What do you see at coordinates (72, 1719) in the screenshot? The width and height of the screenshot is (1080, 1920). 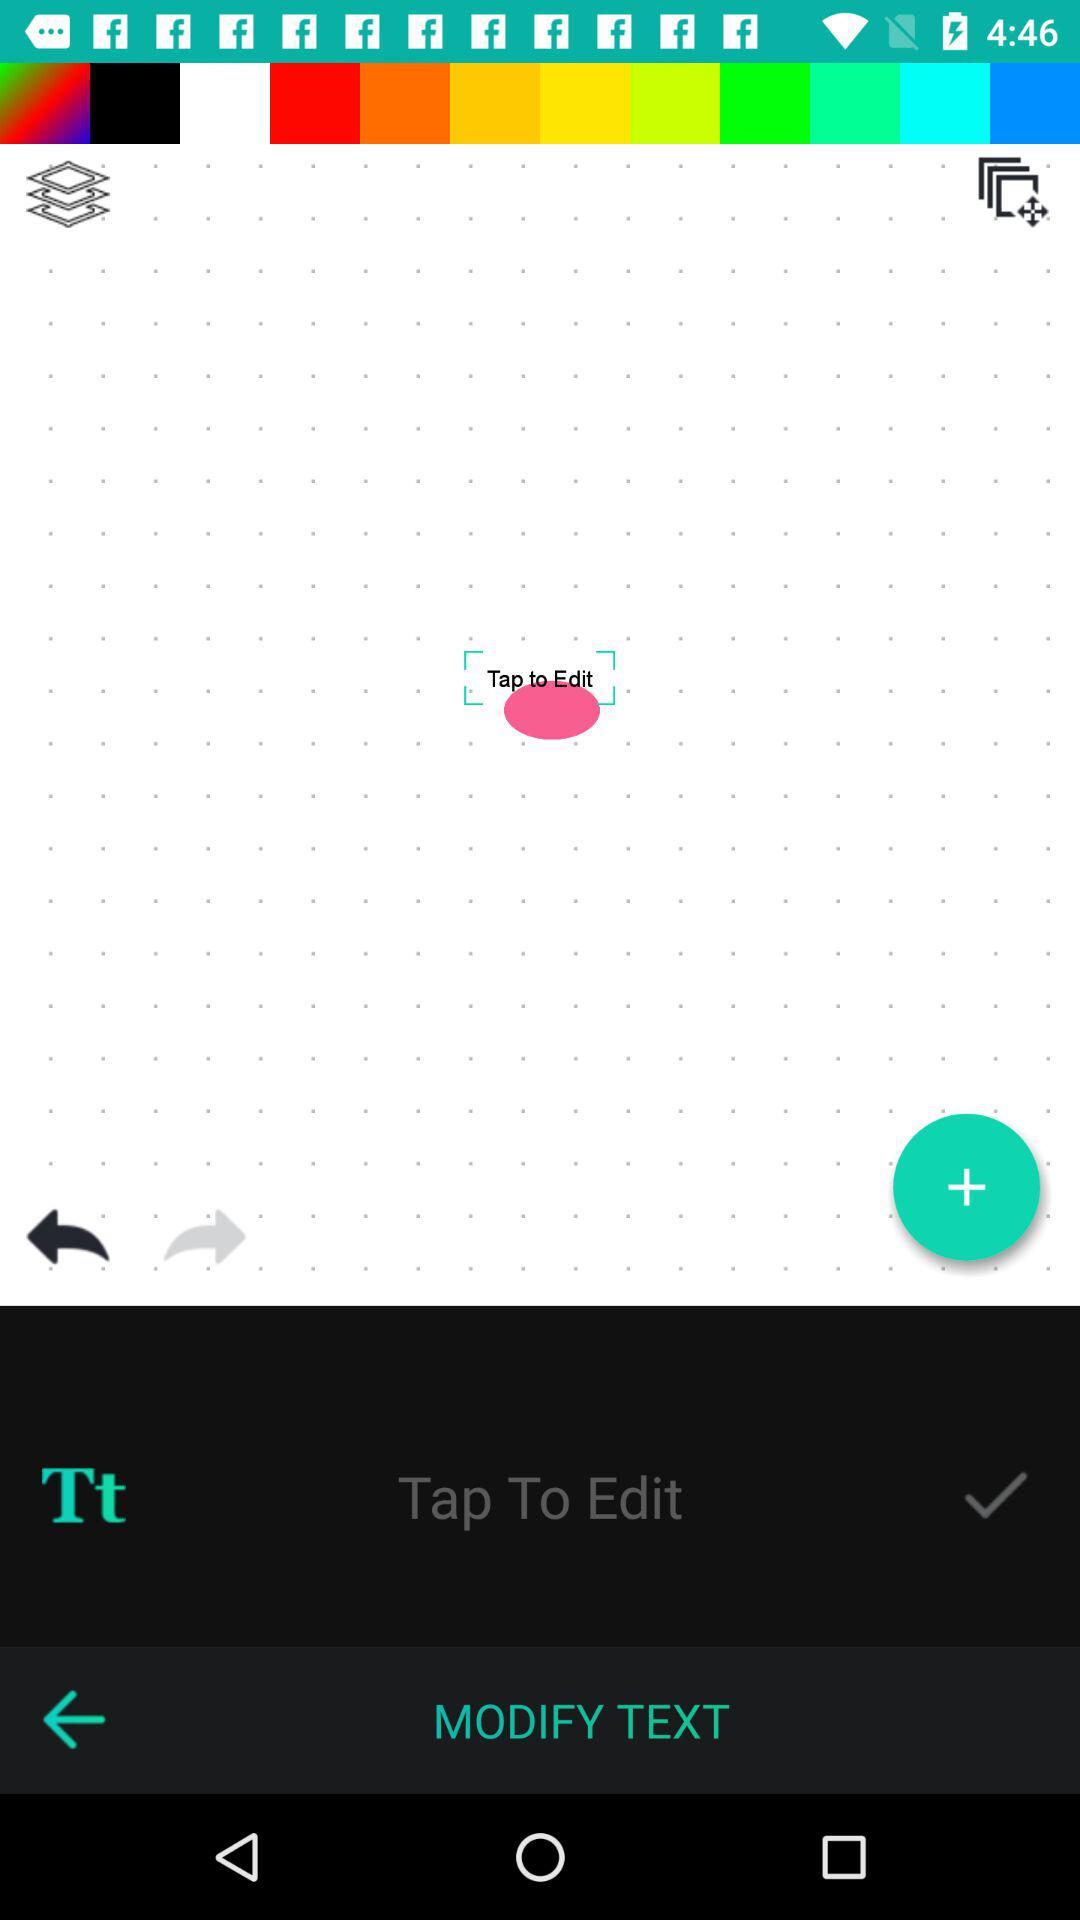 I see `go back` at bounding box center [72, 1719].